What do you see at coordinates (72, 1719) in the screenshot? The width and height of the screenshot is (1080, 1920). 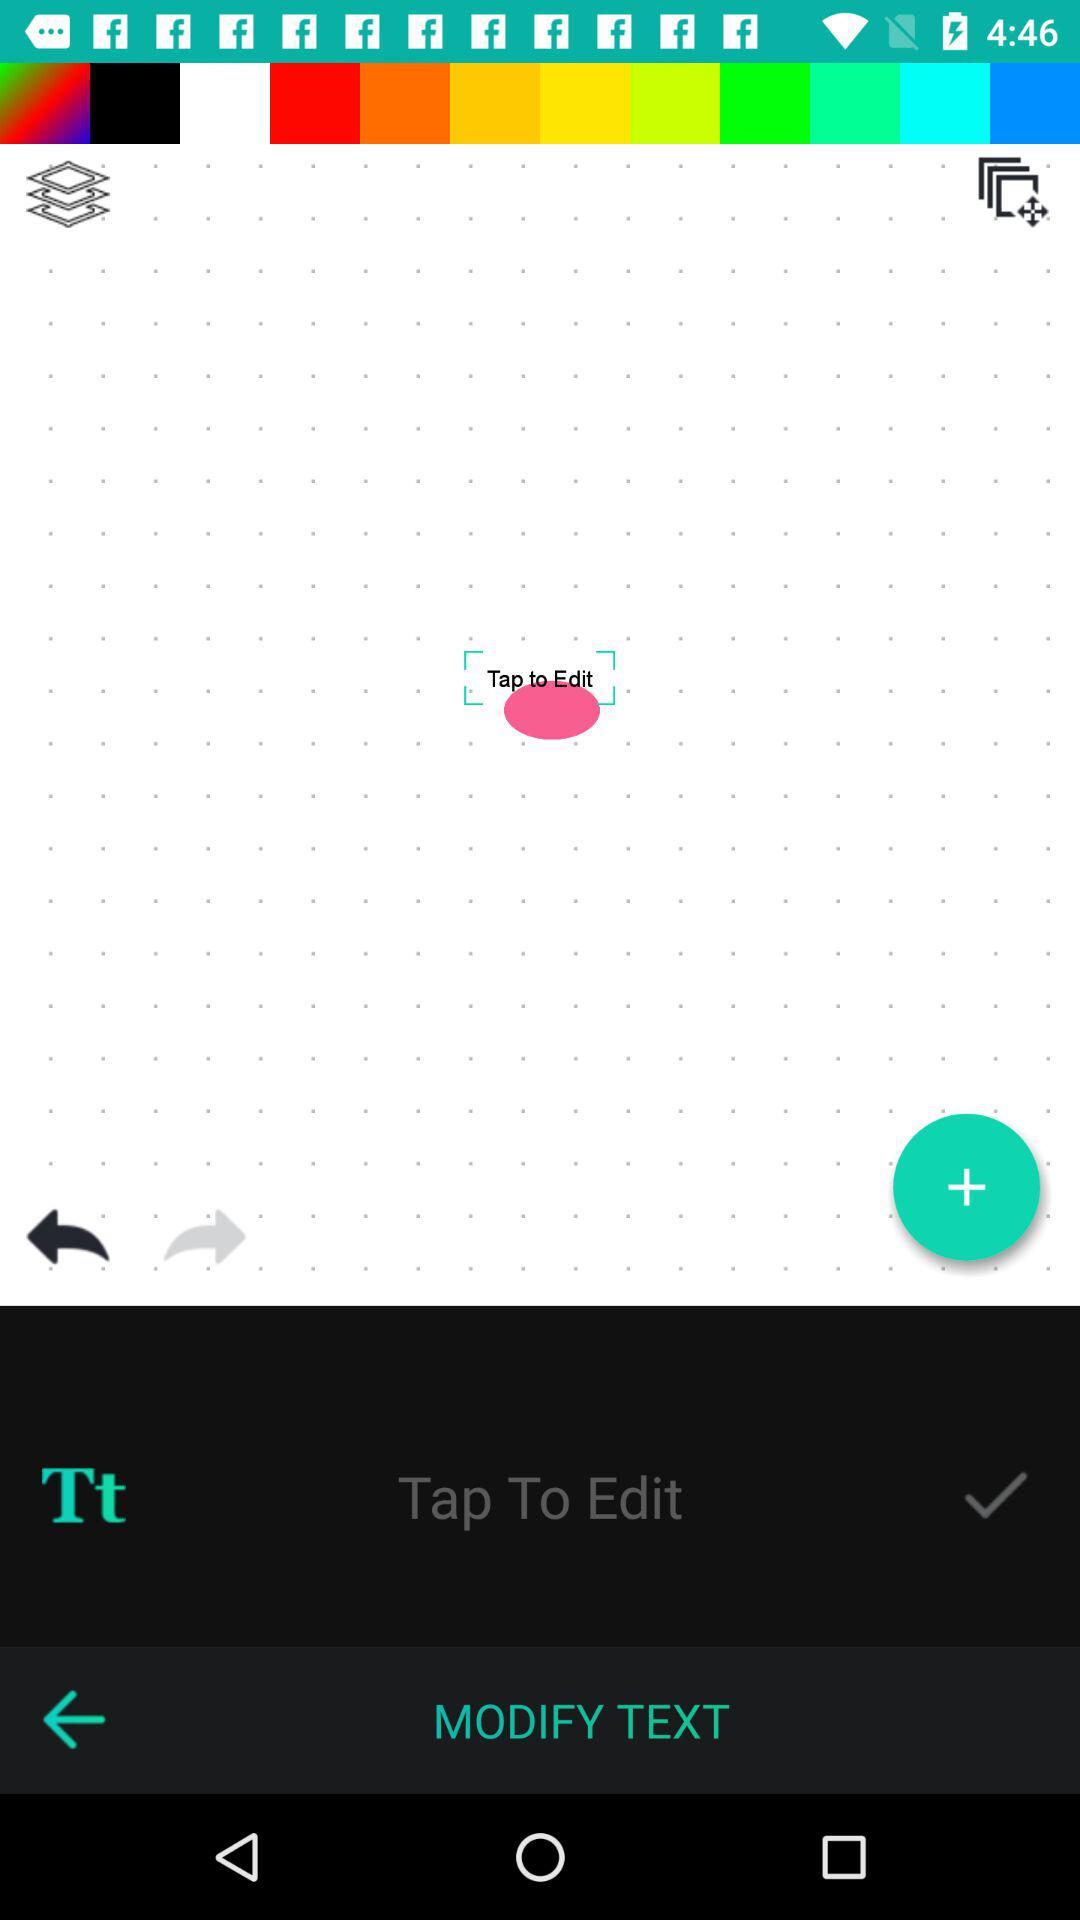 I see `go back` at bounding box center [72, 1719].